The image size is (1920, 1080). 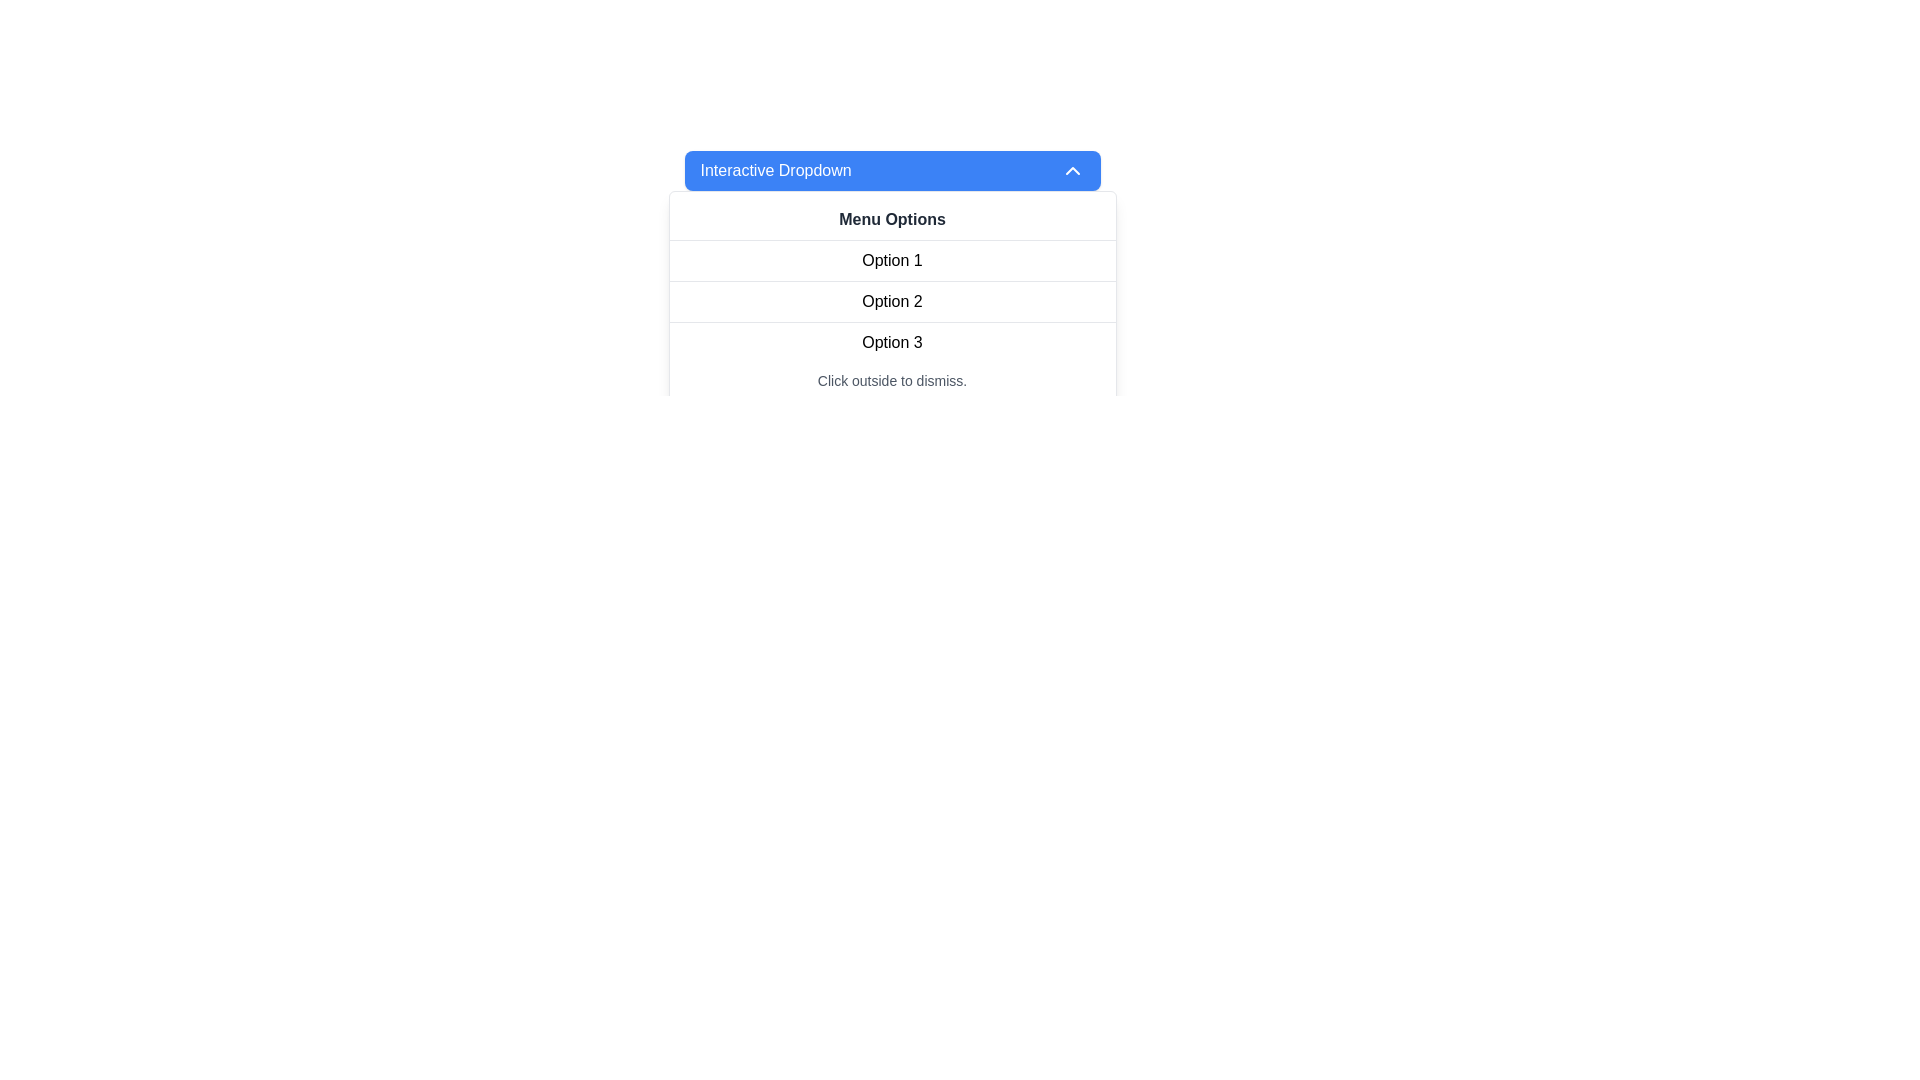 What do you see at coordinates (891, 169) in the screenshot?
I see `the button that toggles the visibility of the dropdown menu, located at the top center of the dropdown menu with options below it` at bounding box center [891, 169].